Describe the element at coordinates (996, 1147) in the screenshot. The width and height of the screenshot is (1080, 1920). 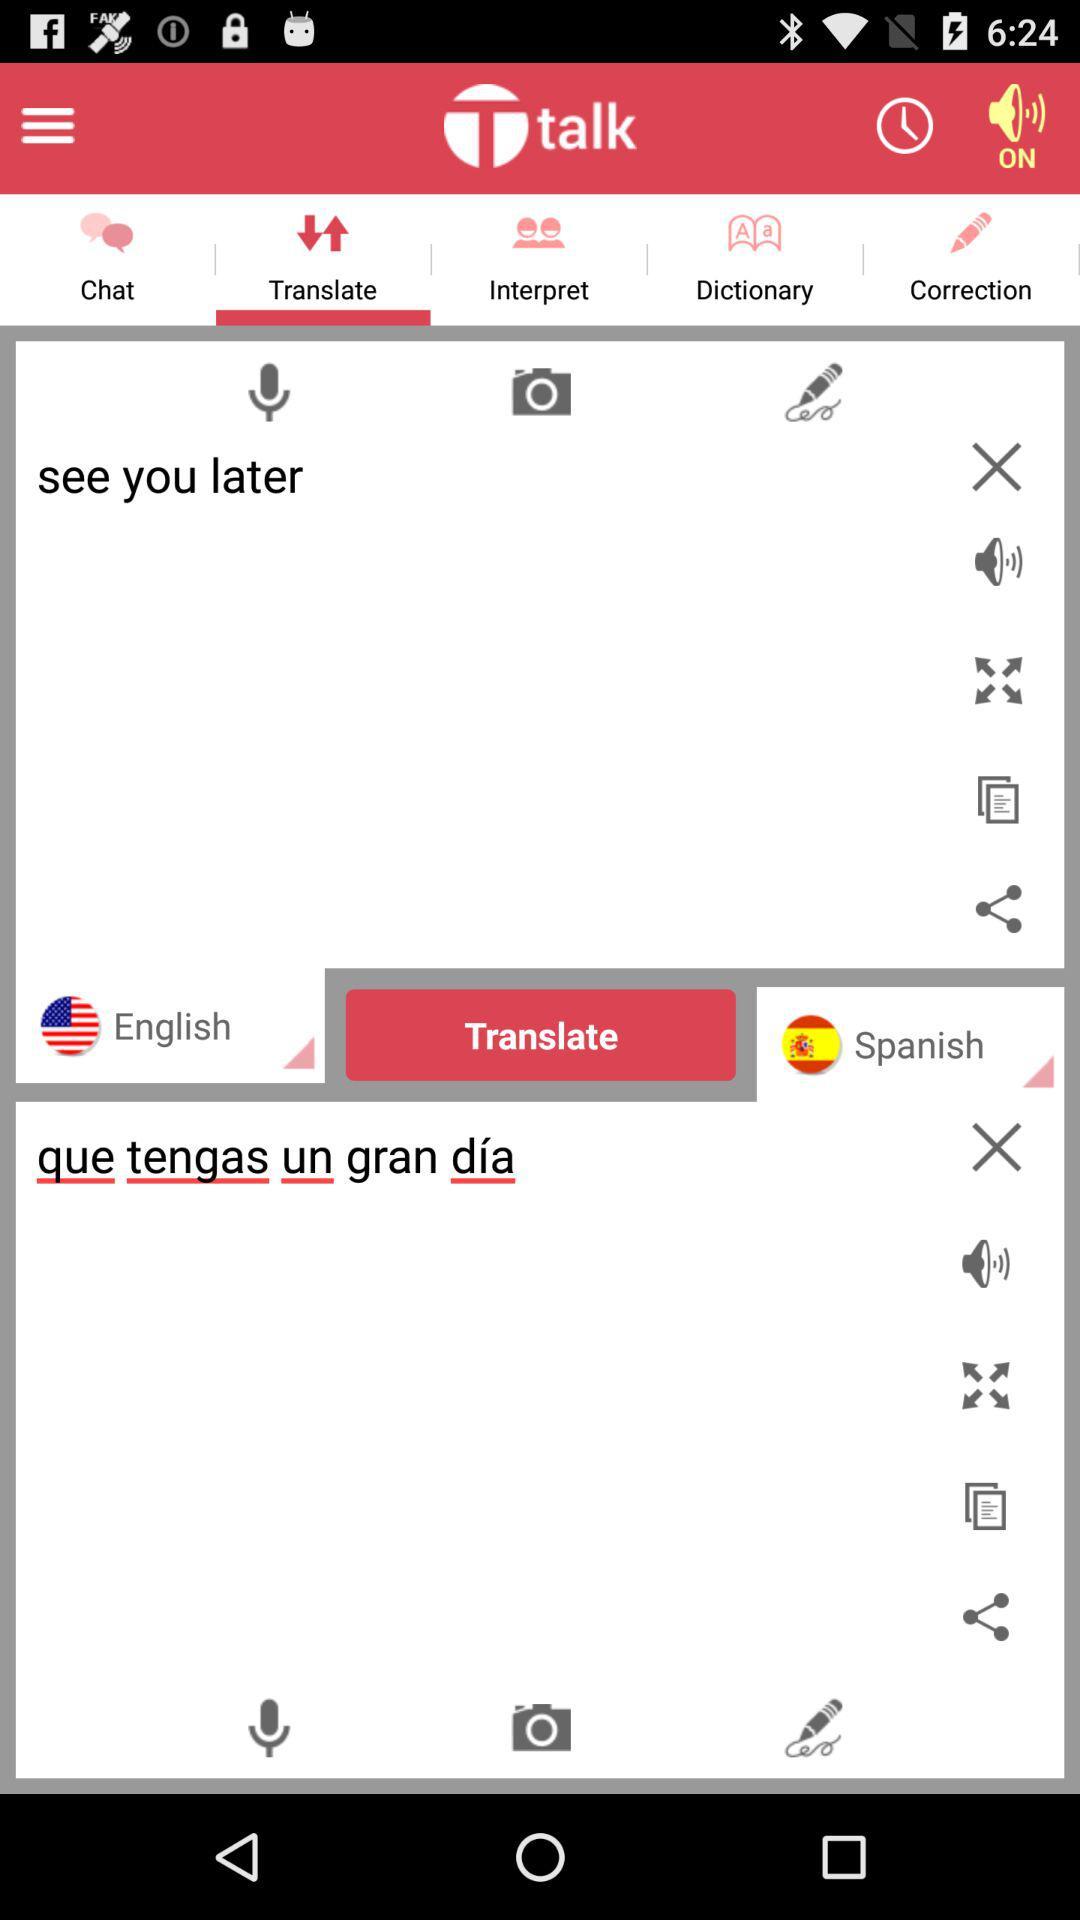
I see `cancel translation` at that location.